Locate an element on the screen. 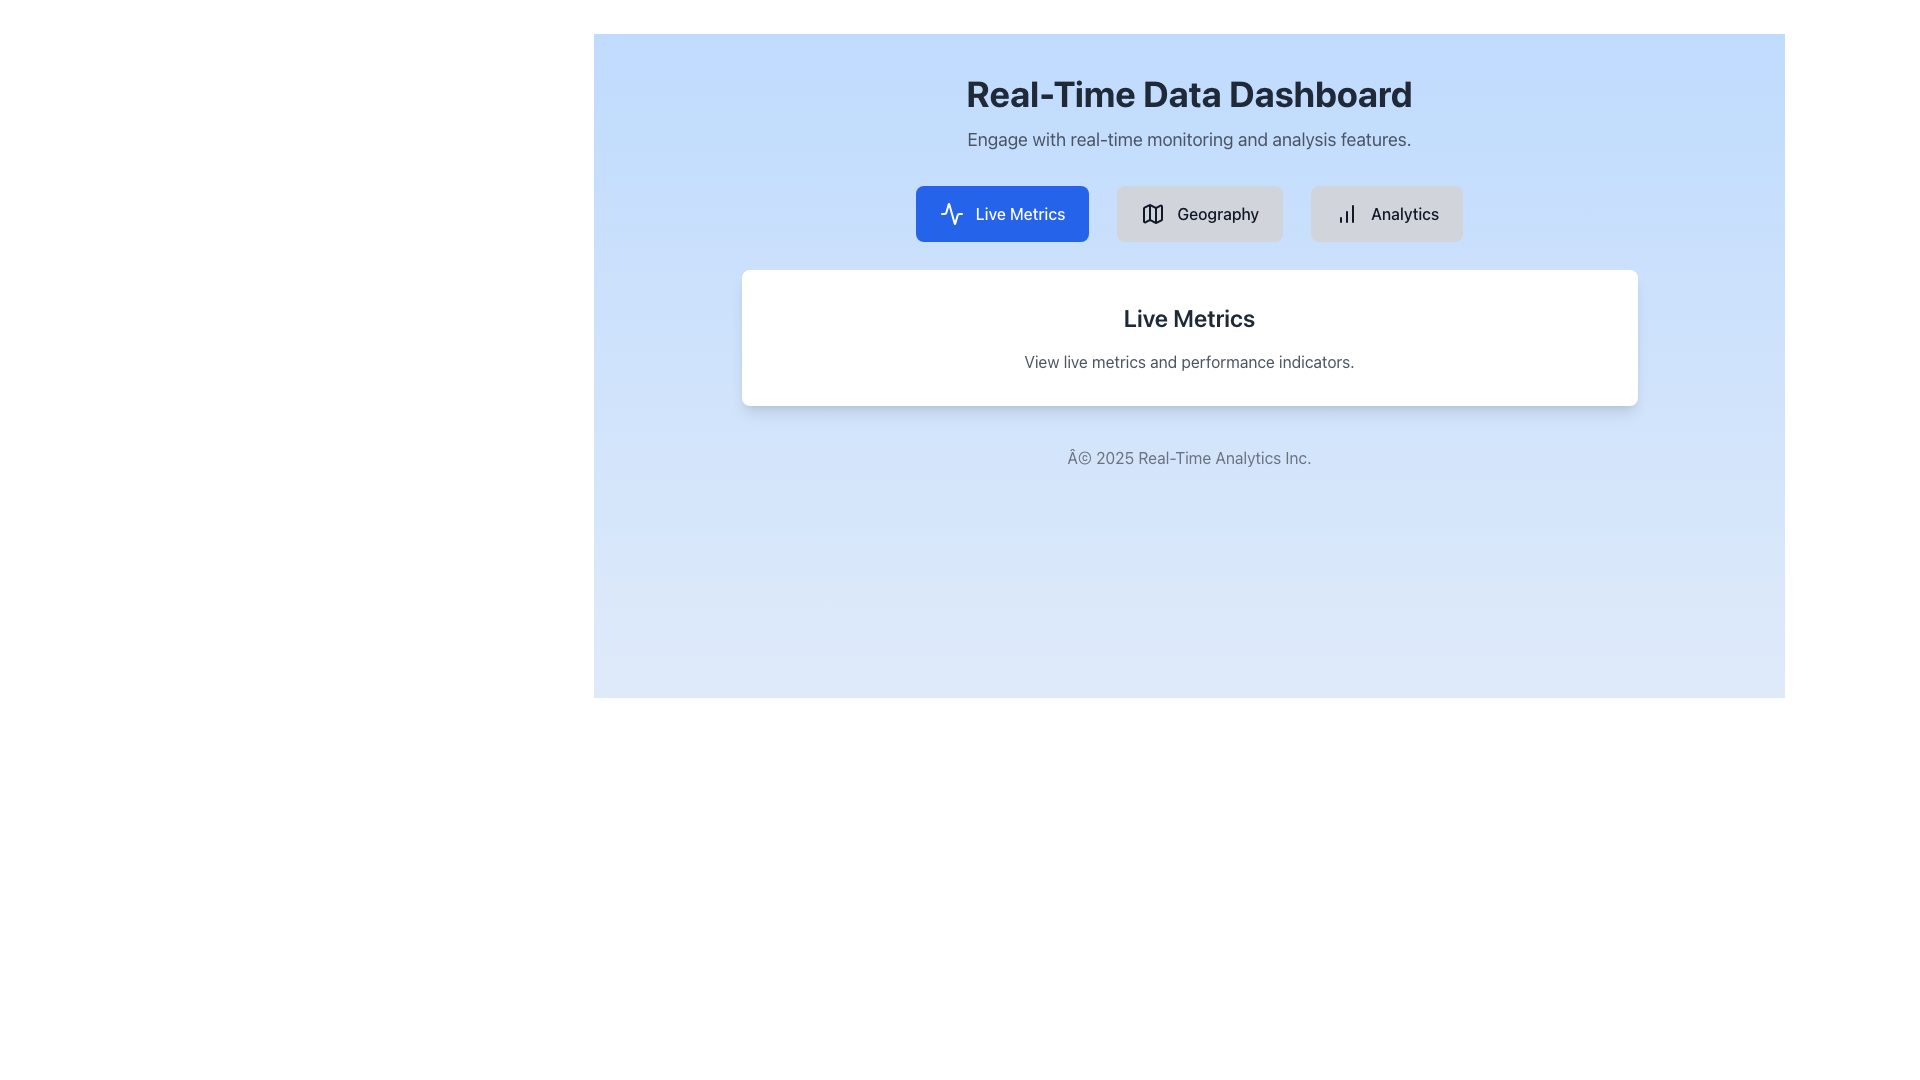  the 'Live Metrics' button, which is the first button in a row of three buttons below the 'Real-Time Data Dashboard' title, to apply a scaling animation is located at coordinates (1002, 213).